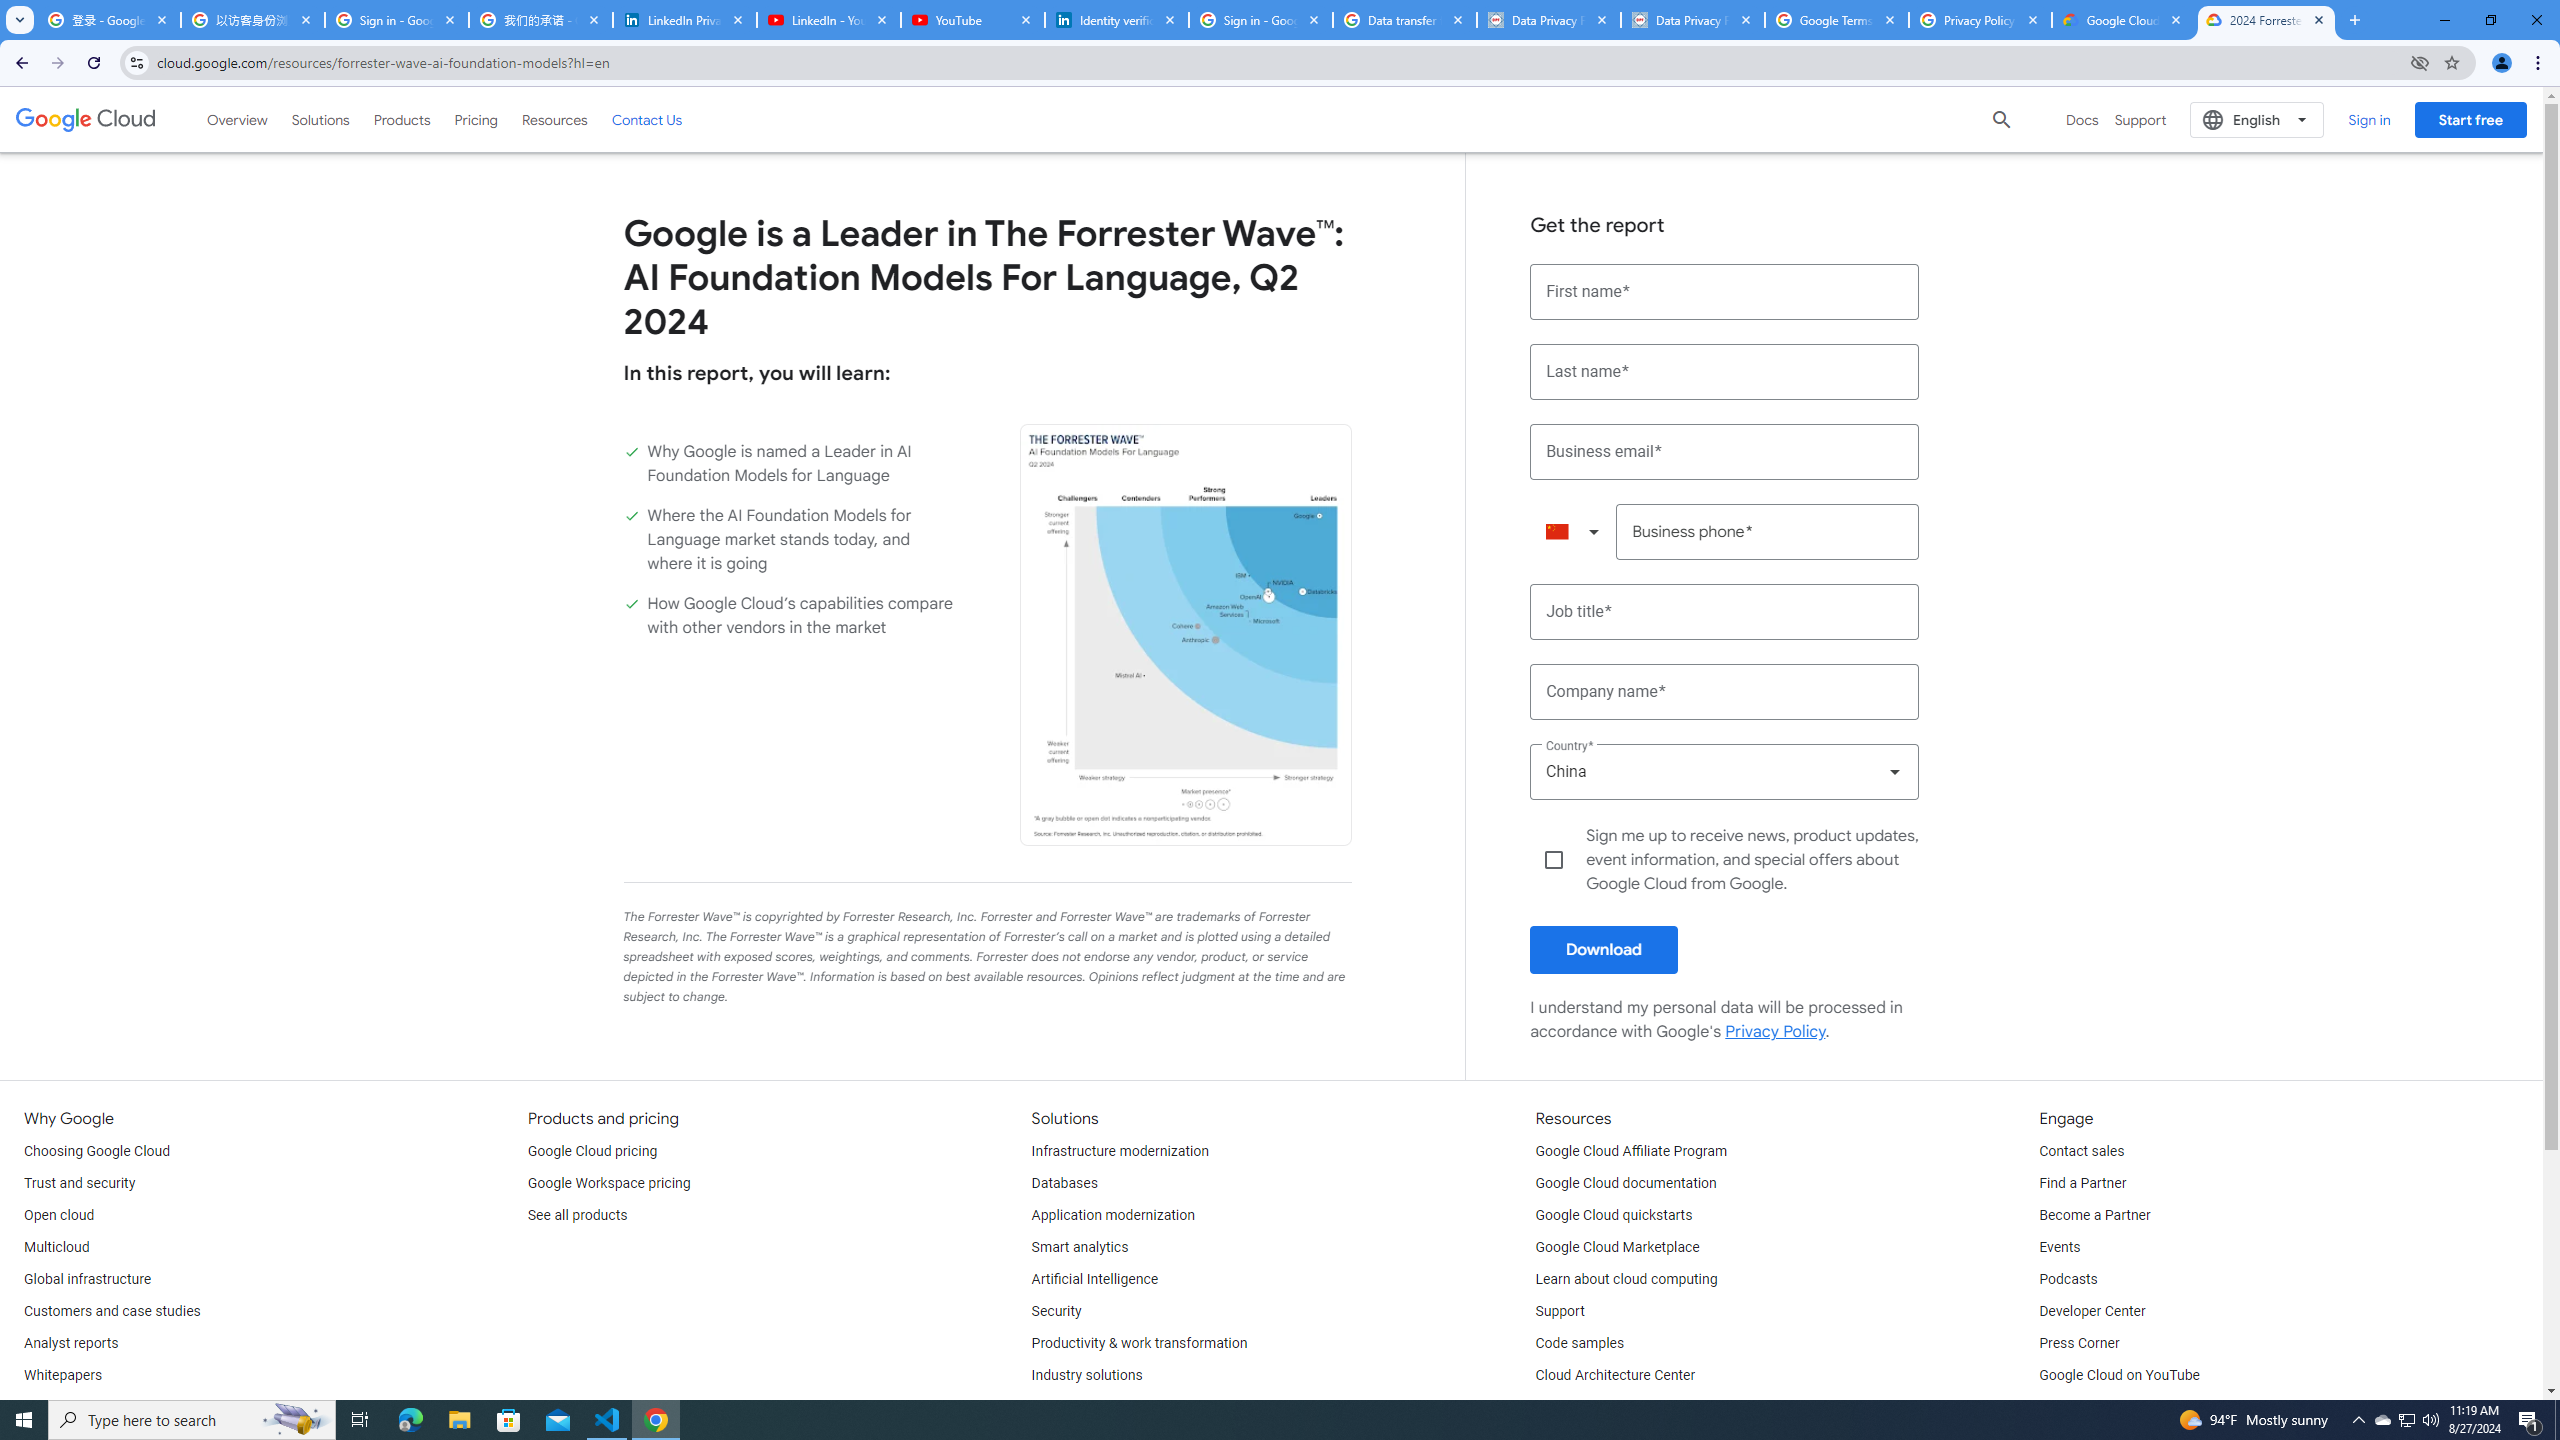 Image resolution: width=2560 pixels, height=1440 pixels. I want to click on 'Artificial Intelligence', so click(1094, 1279).